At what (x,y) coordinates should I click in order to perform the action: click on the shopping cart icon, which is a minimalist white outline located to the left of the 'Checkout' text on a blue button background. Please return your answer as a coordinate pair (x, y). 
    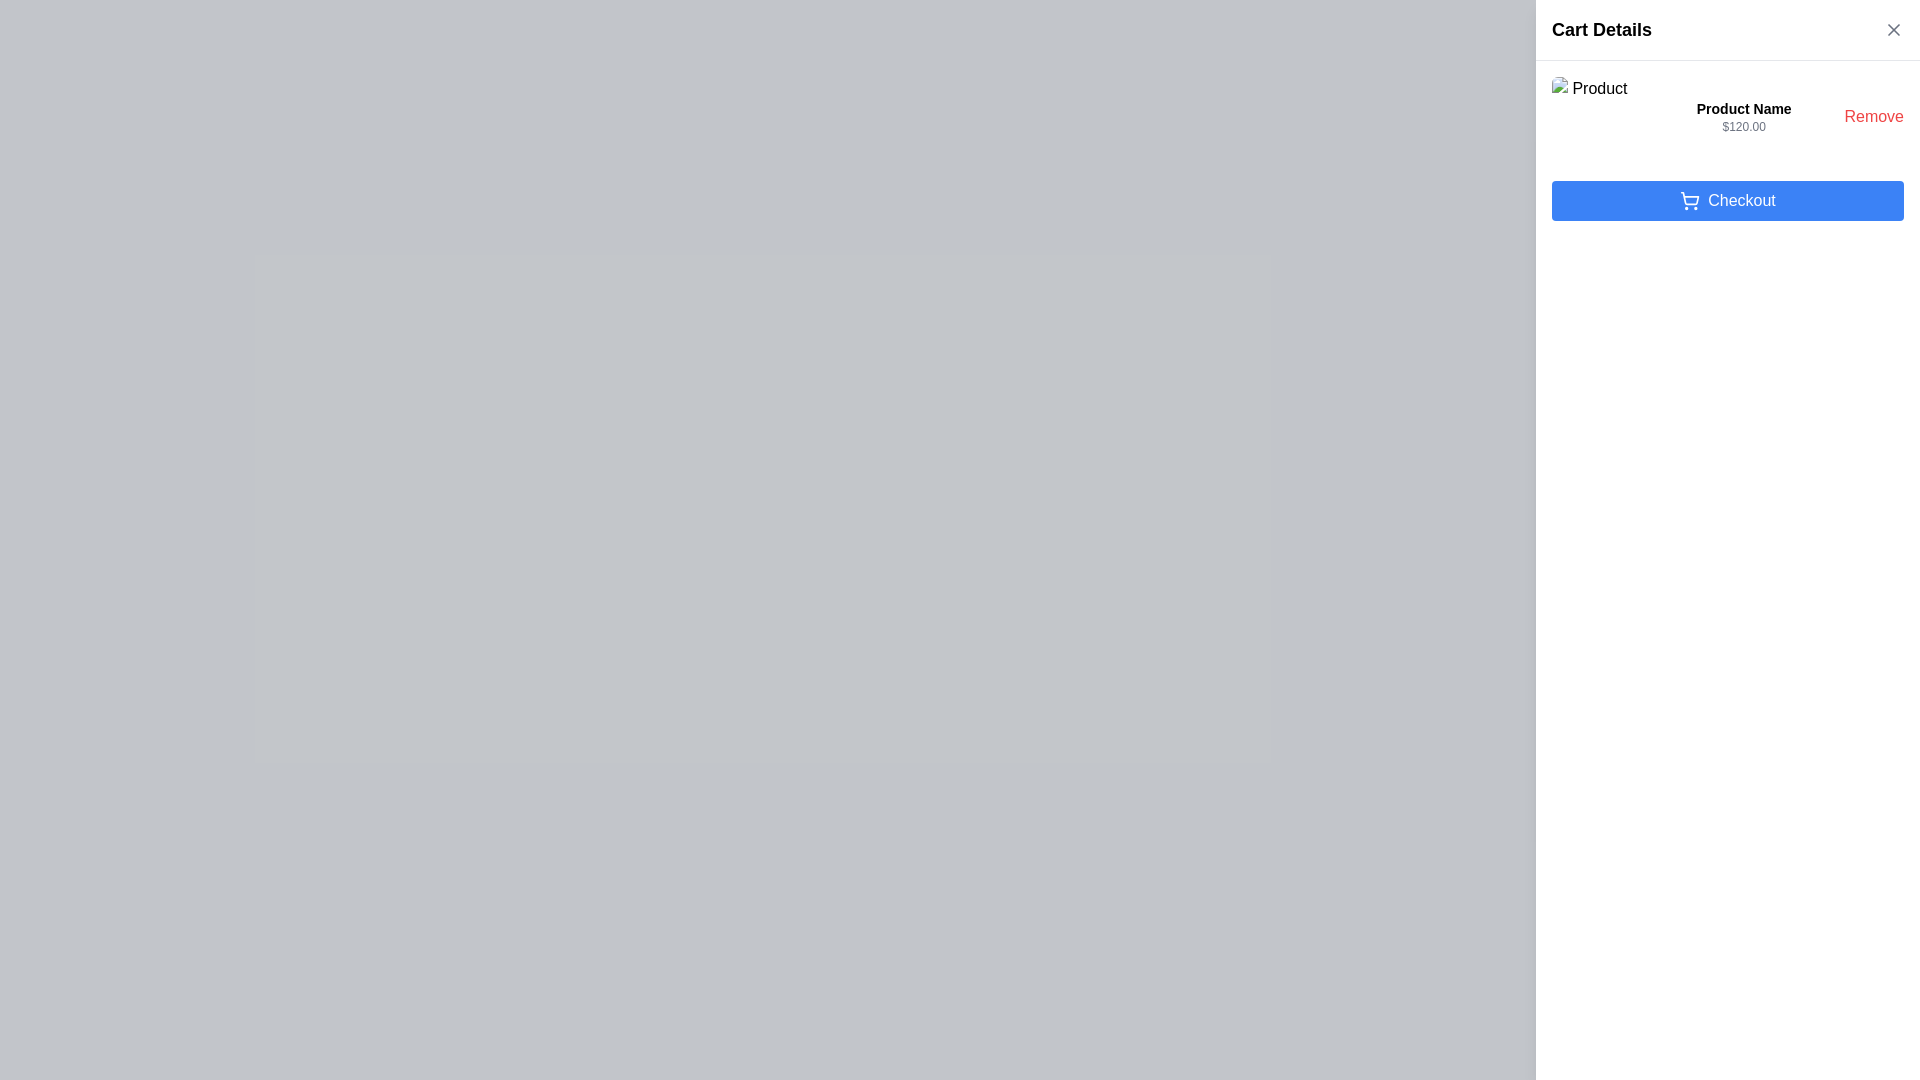
    Looking at the image, I should click on (1689, 200).